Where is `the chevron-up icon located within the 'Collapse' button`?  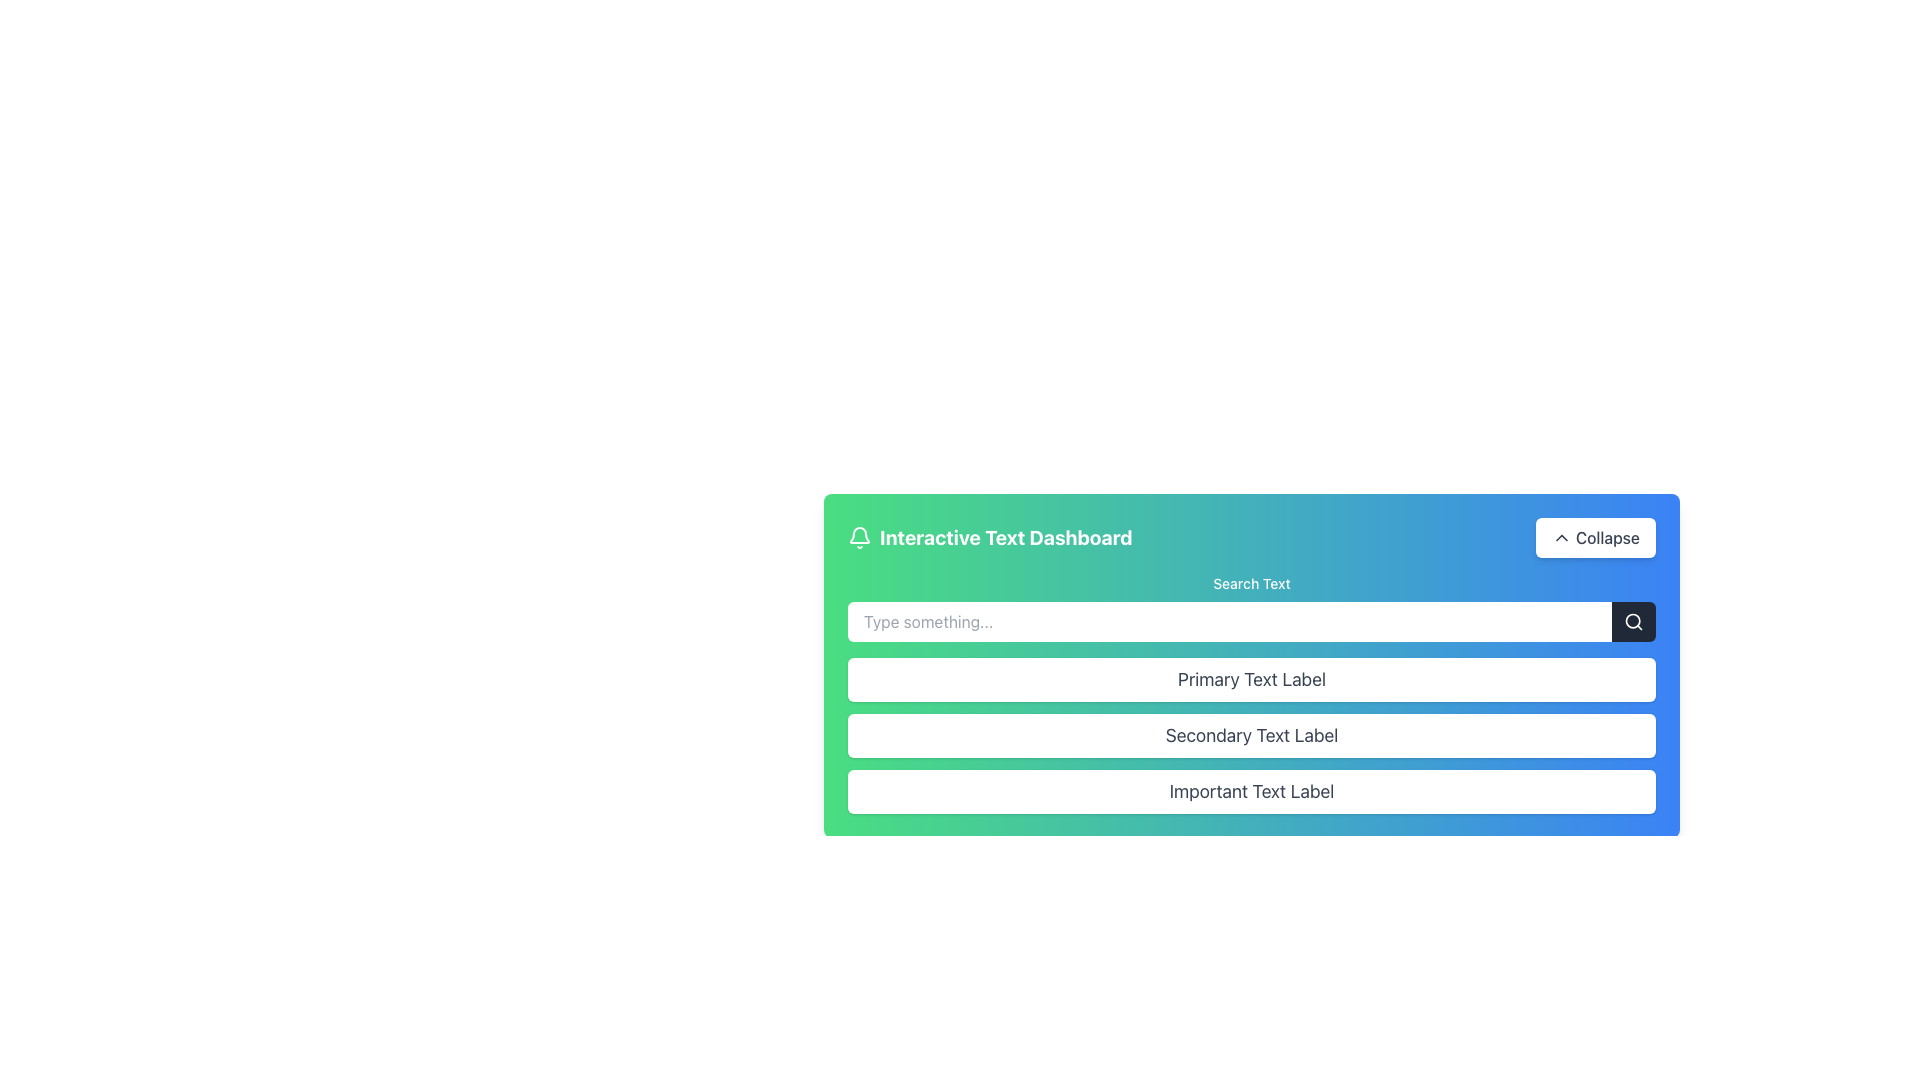 the chevron-up icon located within the 'Collapse' button is located at coordinates (1560, 536).